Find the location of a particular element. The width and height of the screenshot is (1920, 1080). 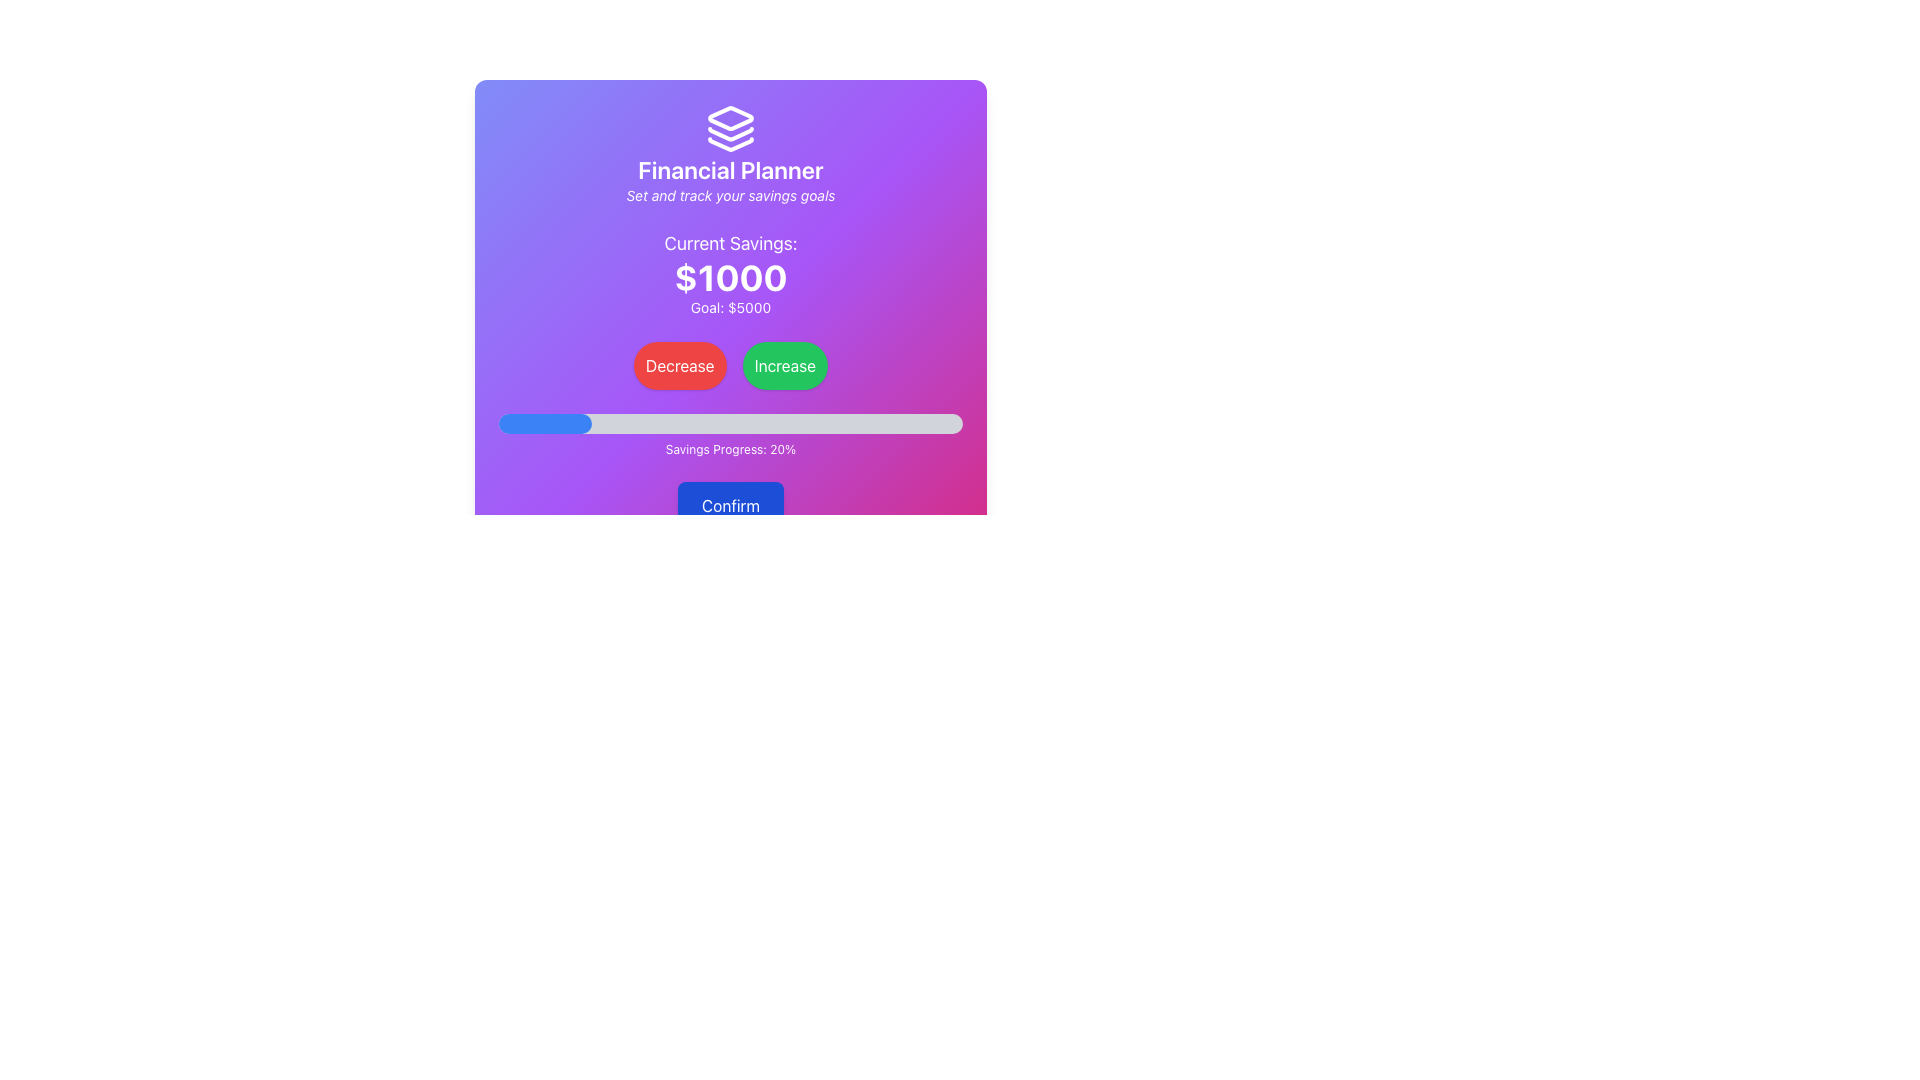

the filled portion of the progress bar which is a blue rectangular bar with rounded edges, visually distinct against a gray background, representing 20% of the savings progress is located at coordinates (545, 423).